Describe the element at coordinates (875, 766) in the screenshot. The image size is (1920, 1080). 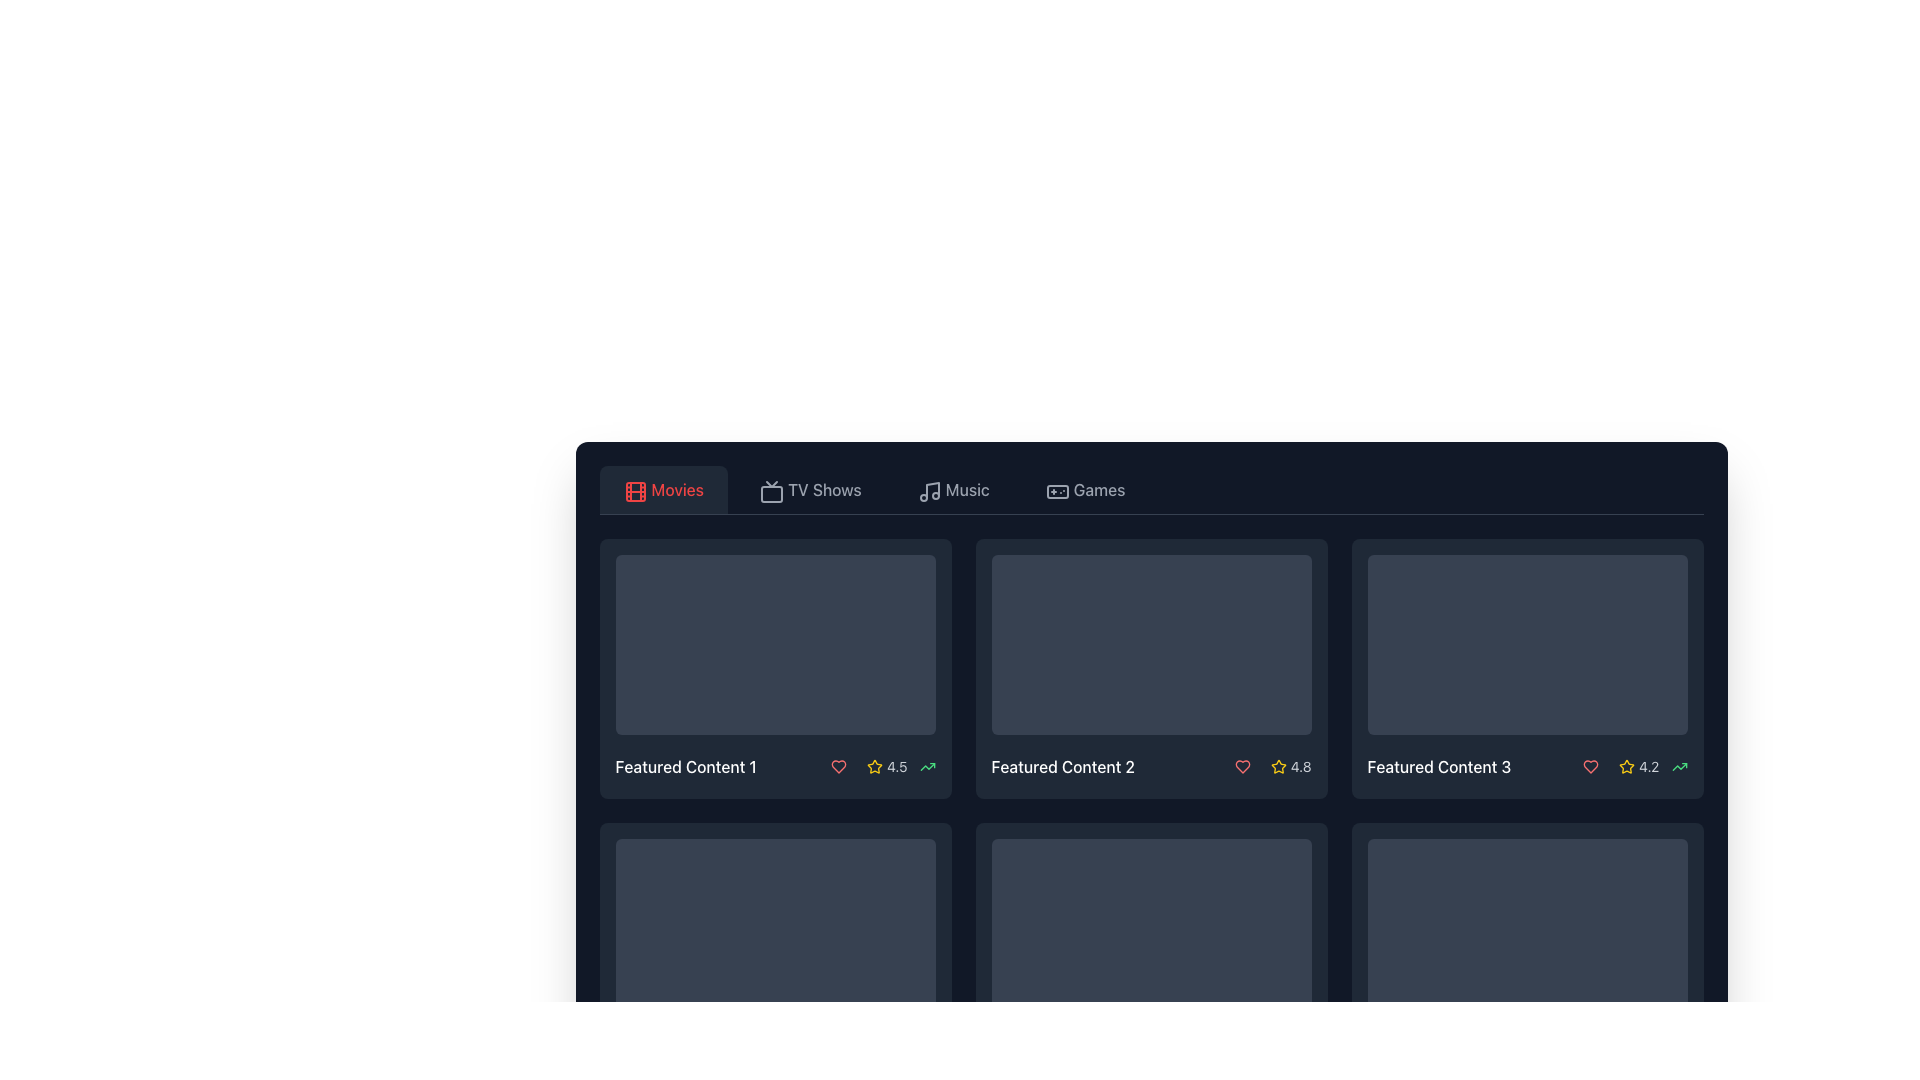
I see `the star-shaped rating icon, which has a yellow outline and is located next to the rating text '4.5'` at that location.